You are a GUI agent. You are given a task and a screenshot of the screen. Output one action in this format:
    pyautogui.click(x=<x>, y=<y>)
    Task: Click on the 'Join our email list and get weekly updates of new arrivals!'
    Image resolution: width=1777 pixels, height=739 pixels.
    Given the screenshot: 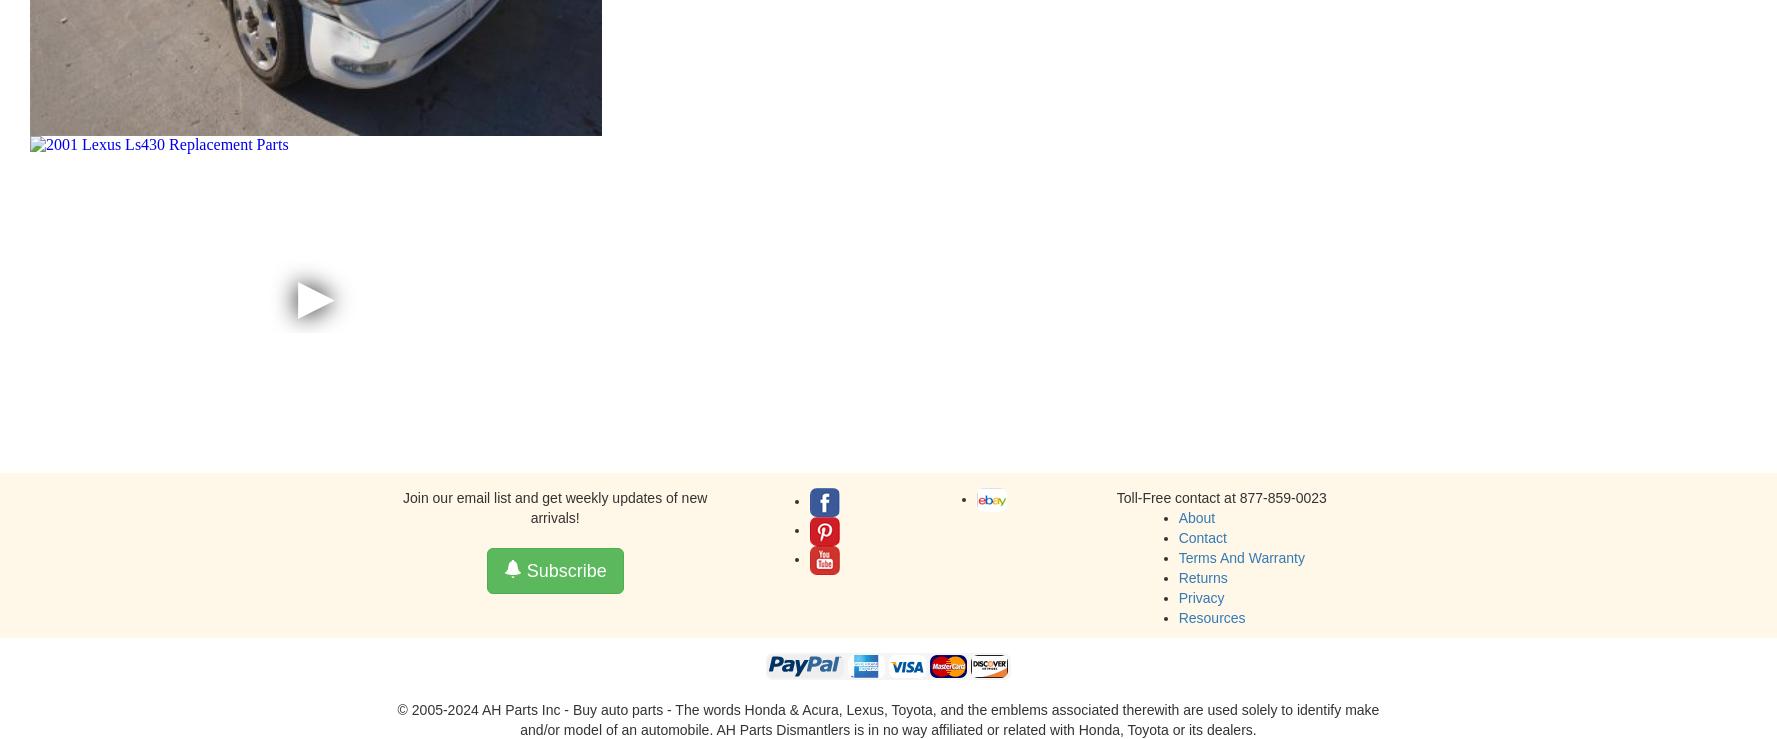 What is the action you would take?
    pyautogui.click(x=553, y=507)
    